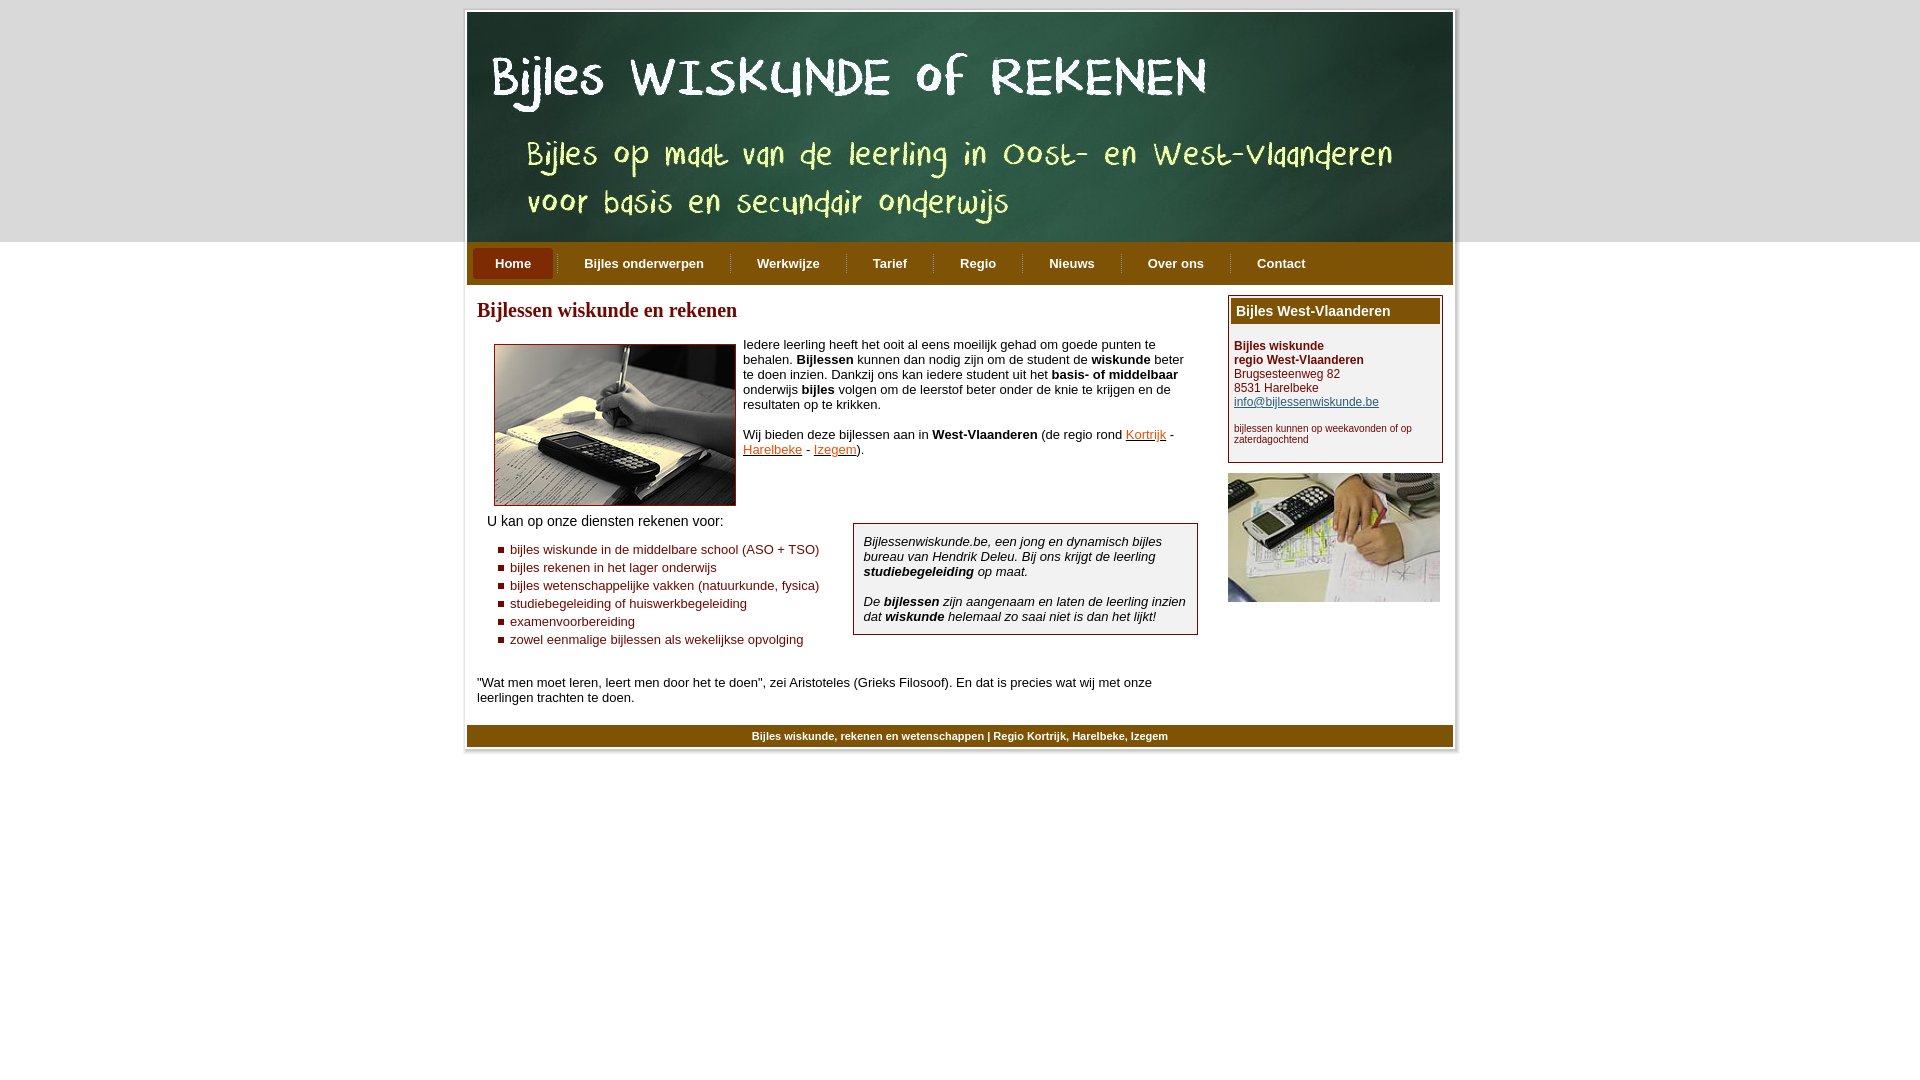 The width and height of the screenshot is (1920, 1080). Describe the element at coordinates (888, 262) in the screenshot. I see `'Tarief'` at that location.